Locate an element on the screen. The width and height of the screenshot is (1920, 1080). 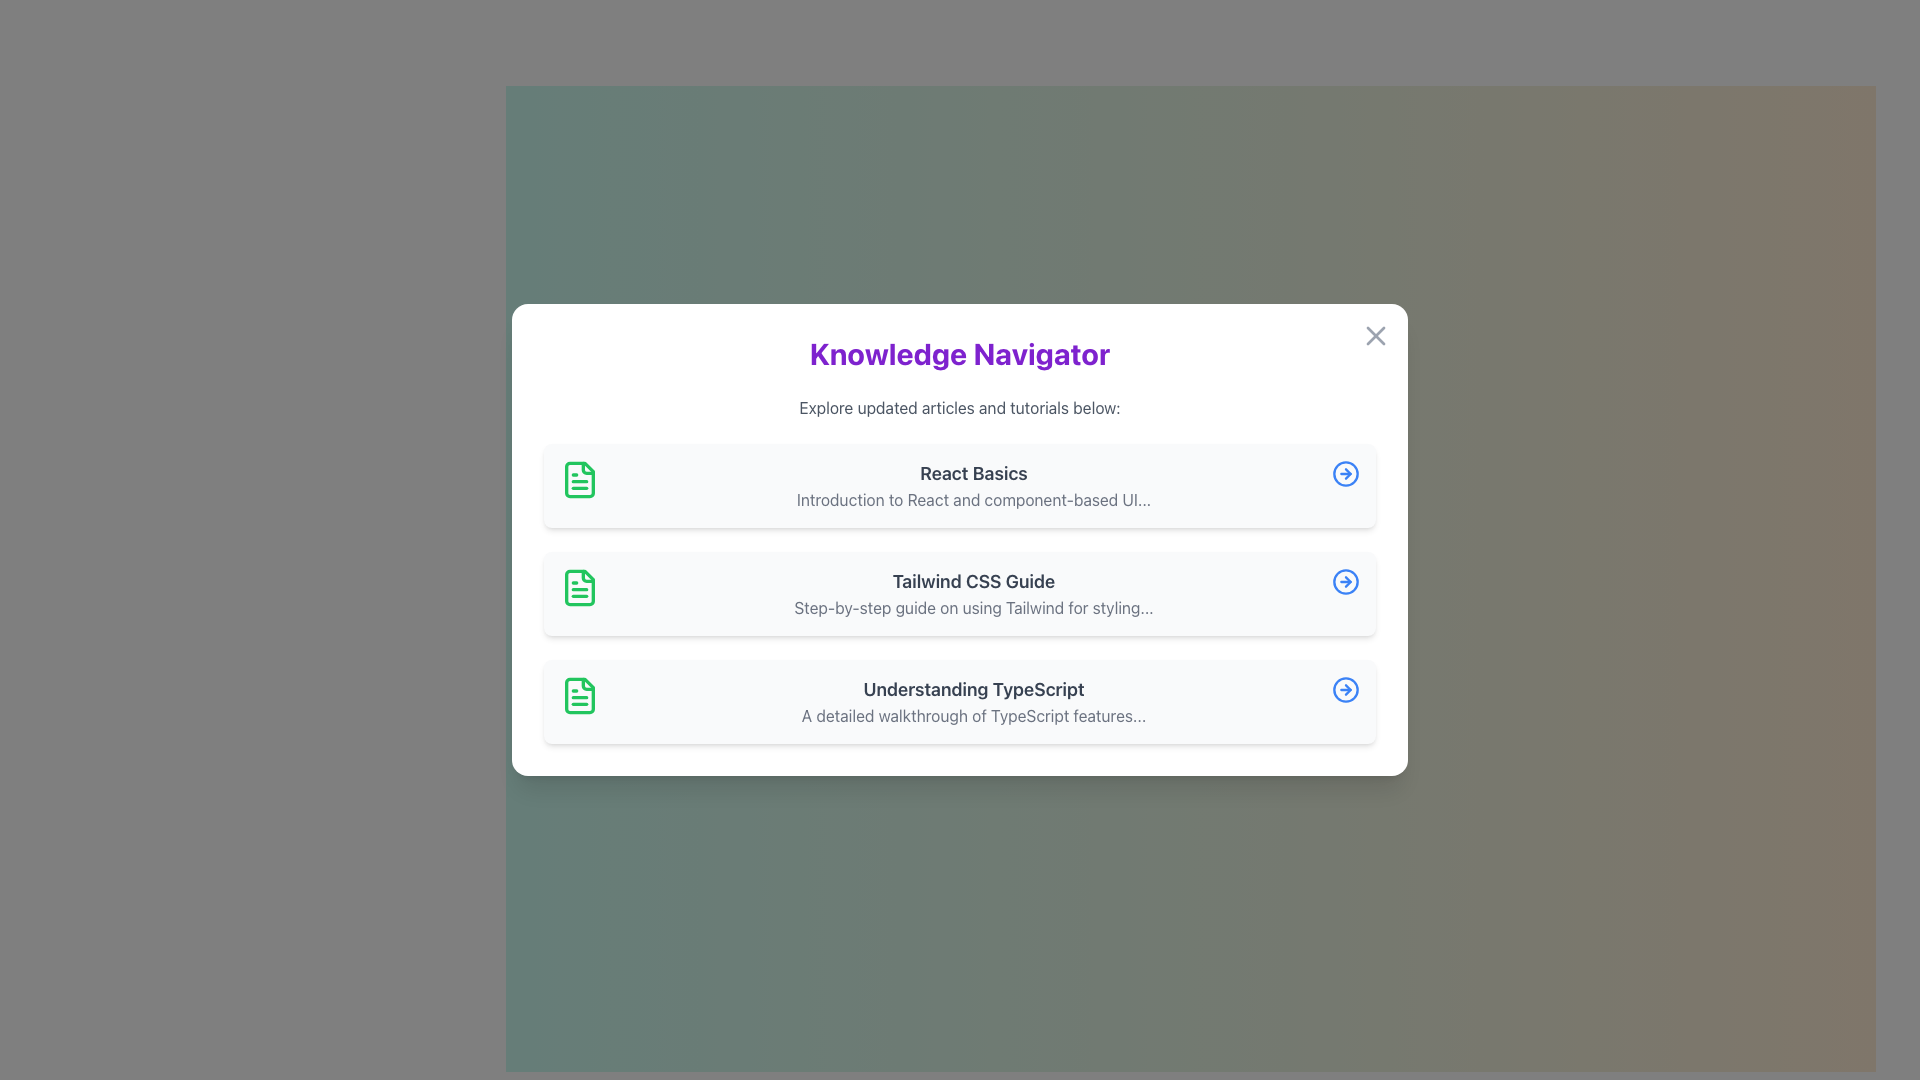
the central circle of the rightward arrow icon, which is part of the SVG representation next to the 'Tailwind CSS Guide' list item is located at coordinates (1345, 582).